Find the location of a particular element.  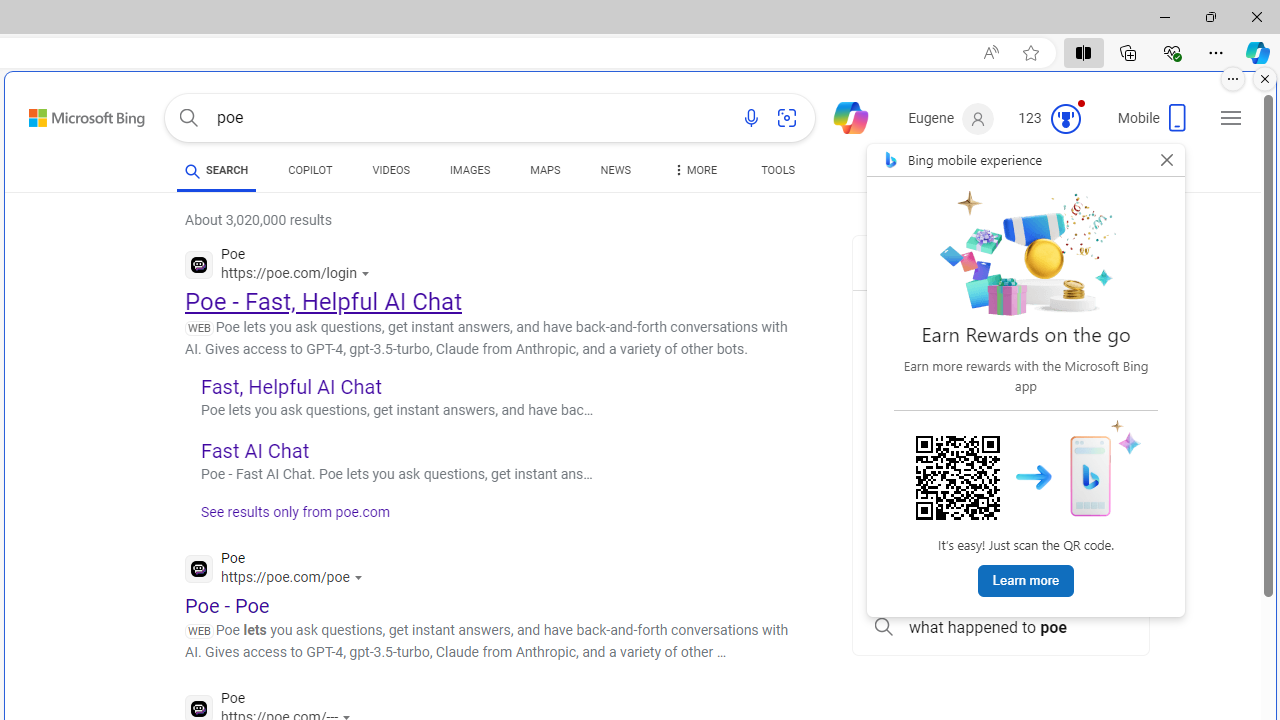

'TOOLS' is located at coordinates (777, 170).